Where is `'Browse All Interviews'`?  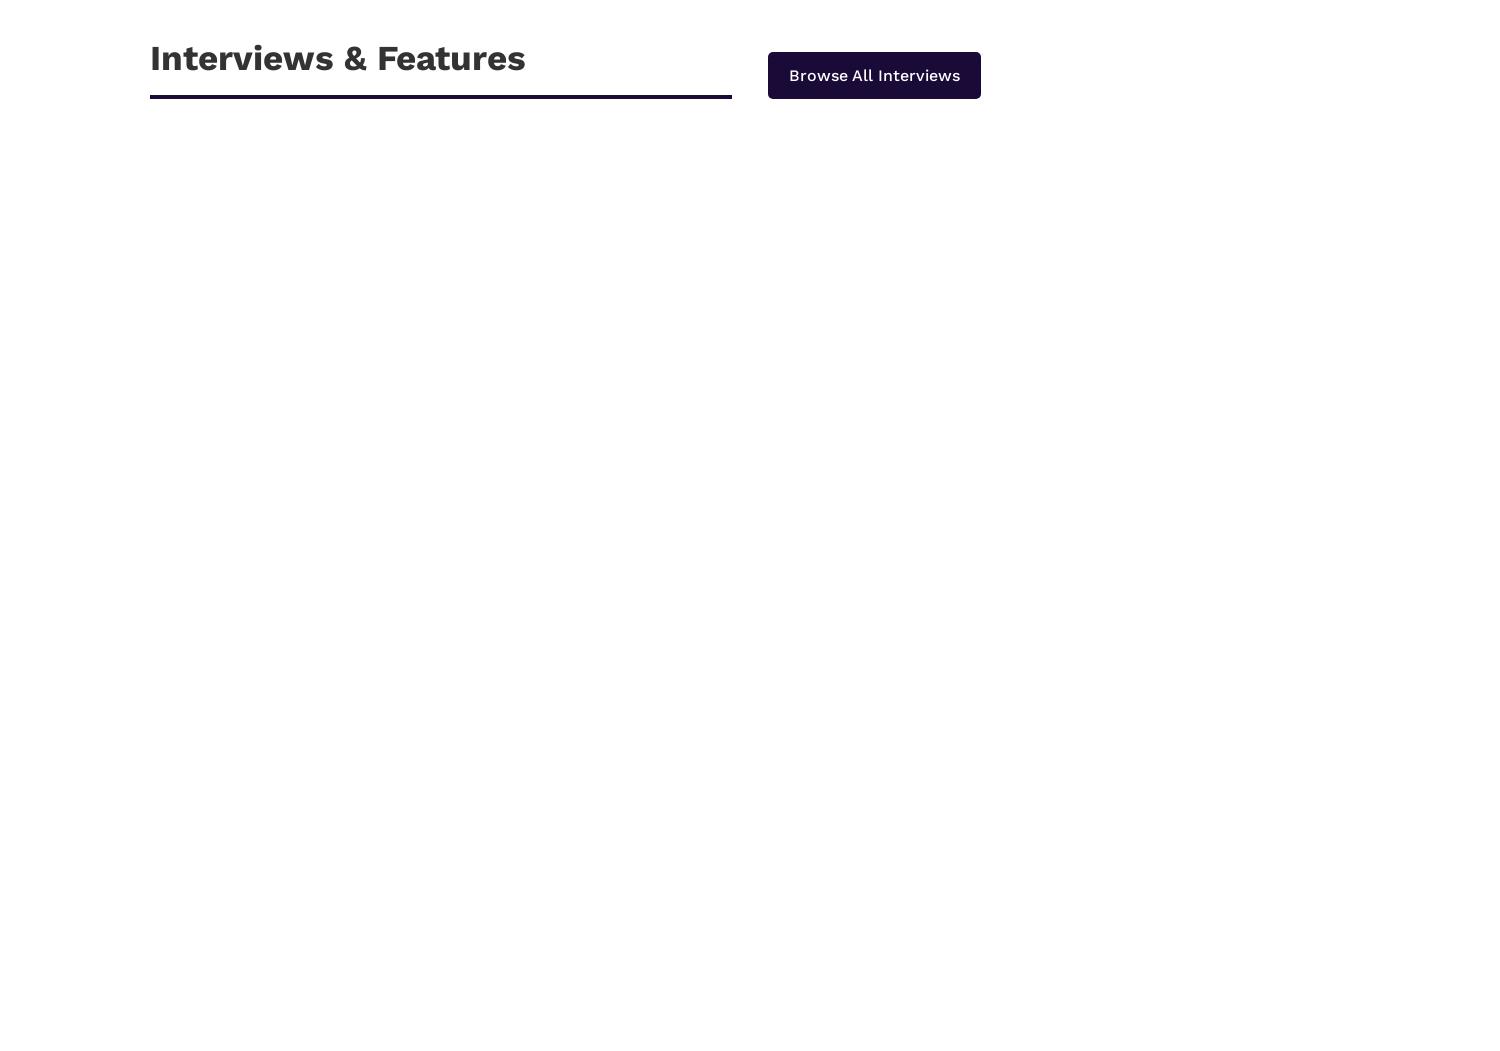
'Browse All Interviews' is located at coordinates (789, 74).